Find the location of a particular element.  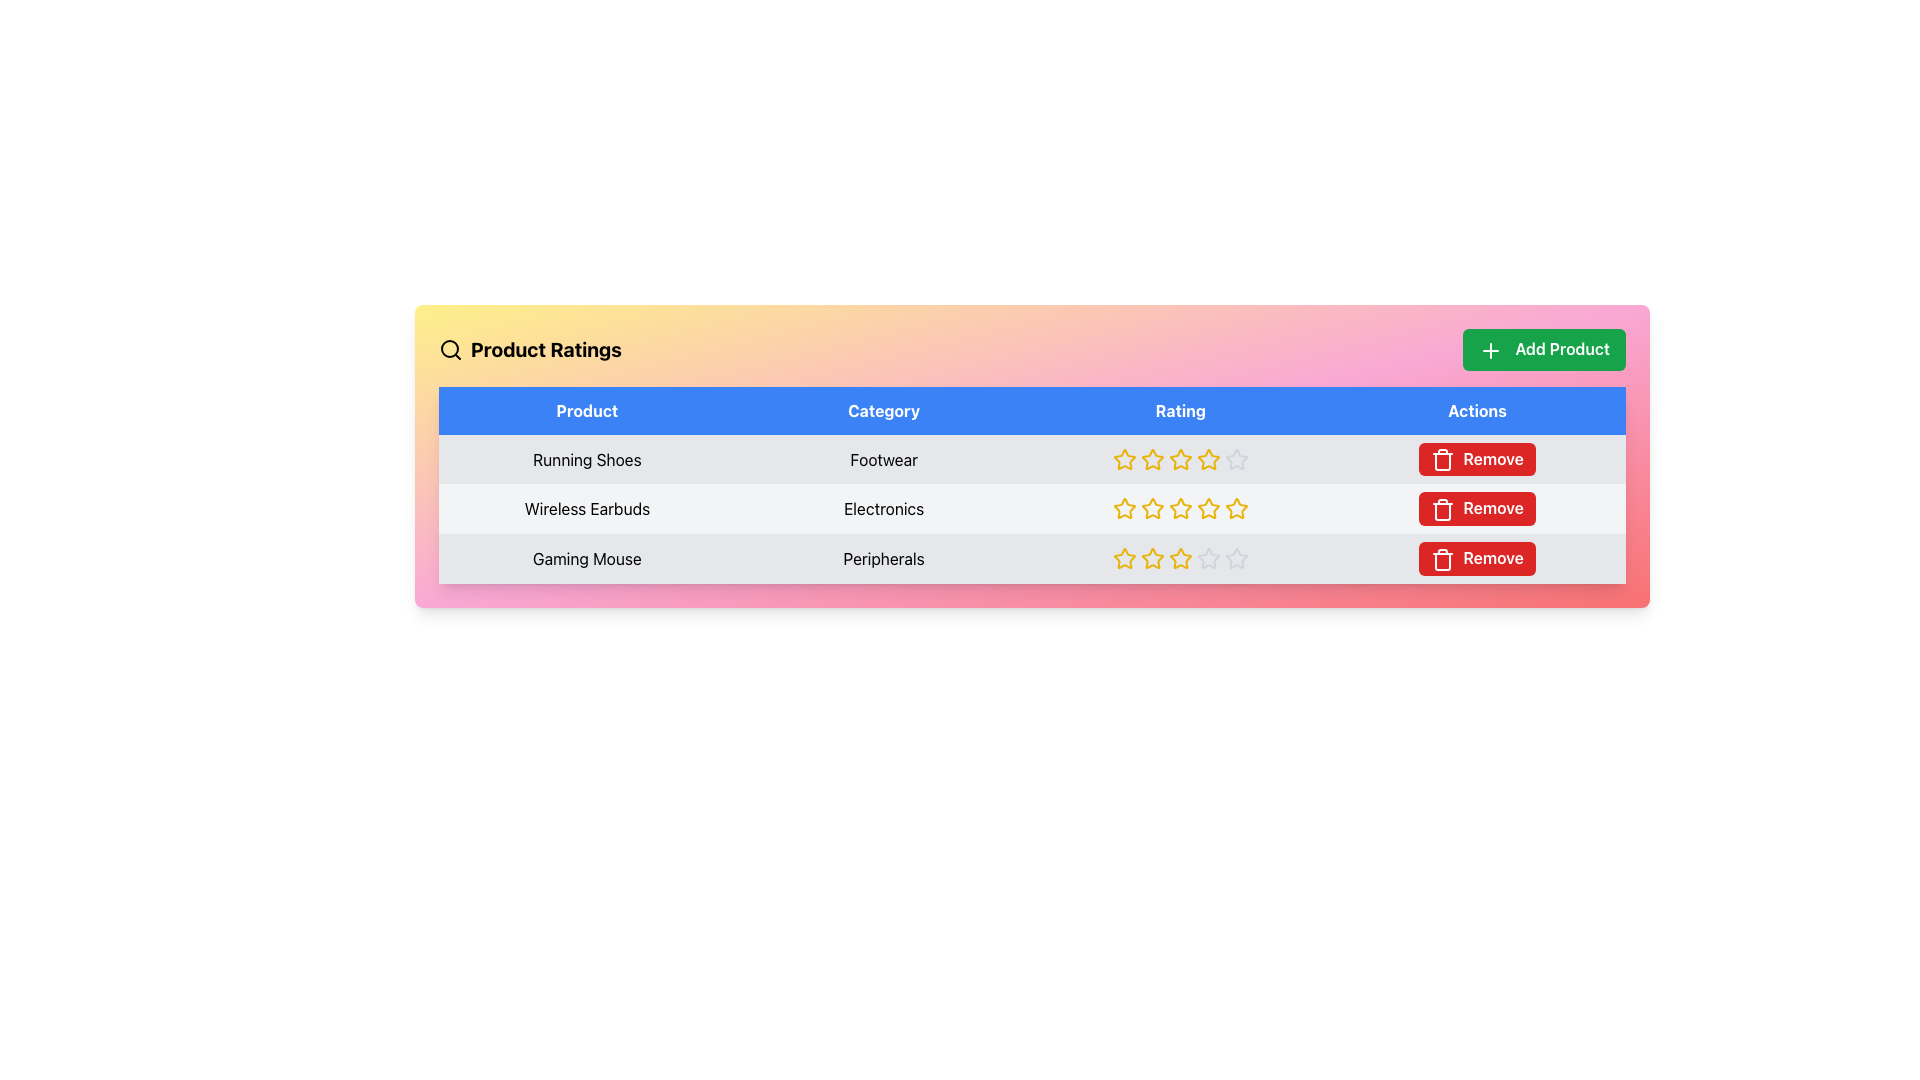

the small trash can icon with a red background in the 'Actions' column associated with the 'Wireless Earbuds' product is located at coordinates (1443, 509).